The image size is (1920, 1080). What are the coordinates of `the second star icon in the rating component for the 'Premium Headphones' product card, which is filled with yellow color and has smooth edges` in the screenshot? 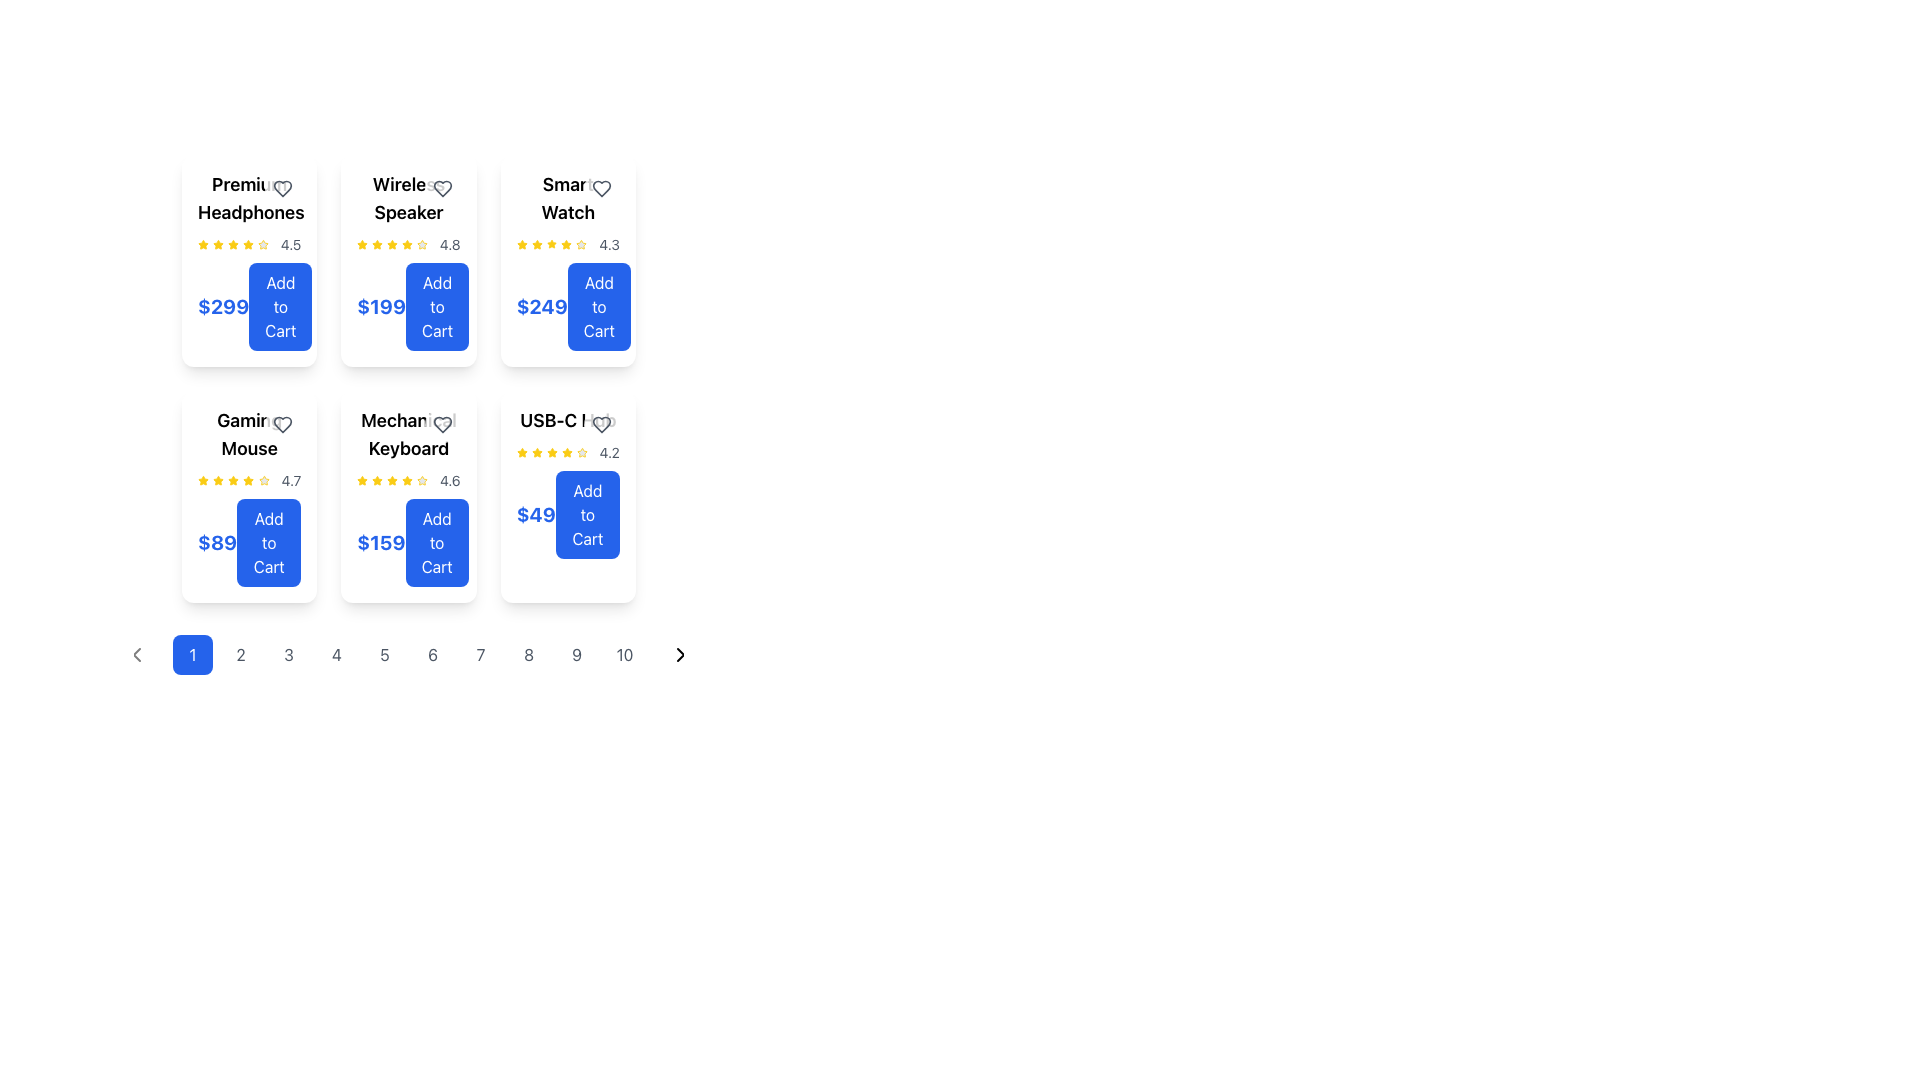 It's located at (233, 243).